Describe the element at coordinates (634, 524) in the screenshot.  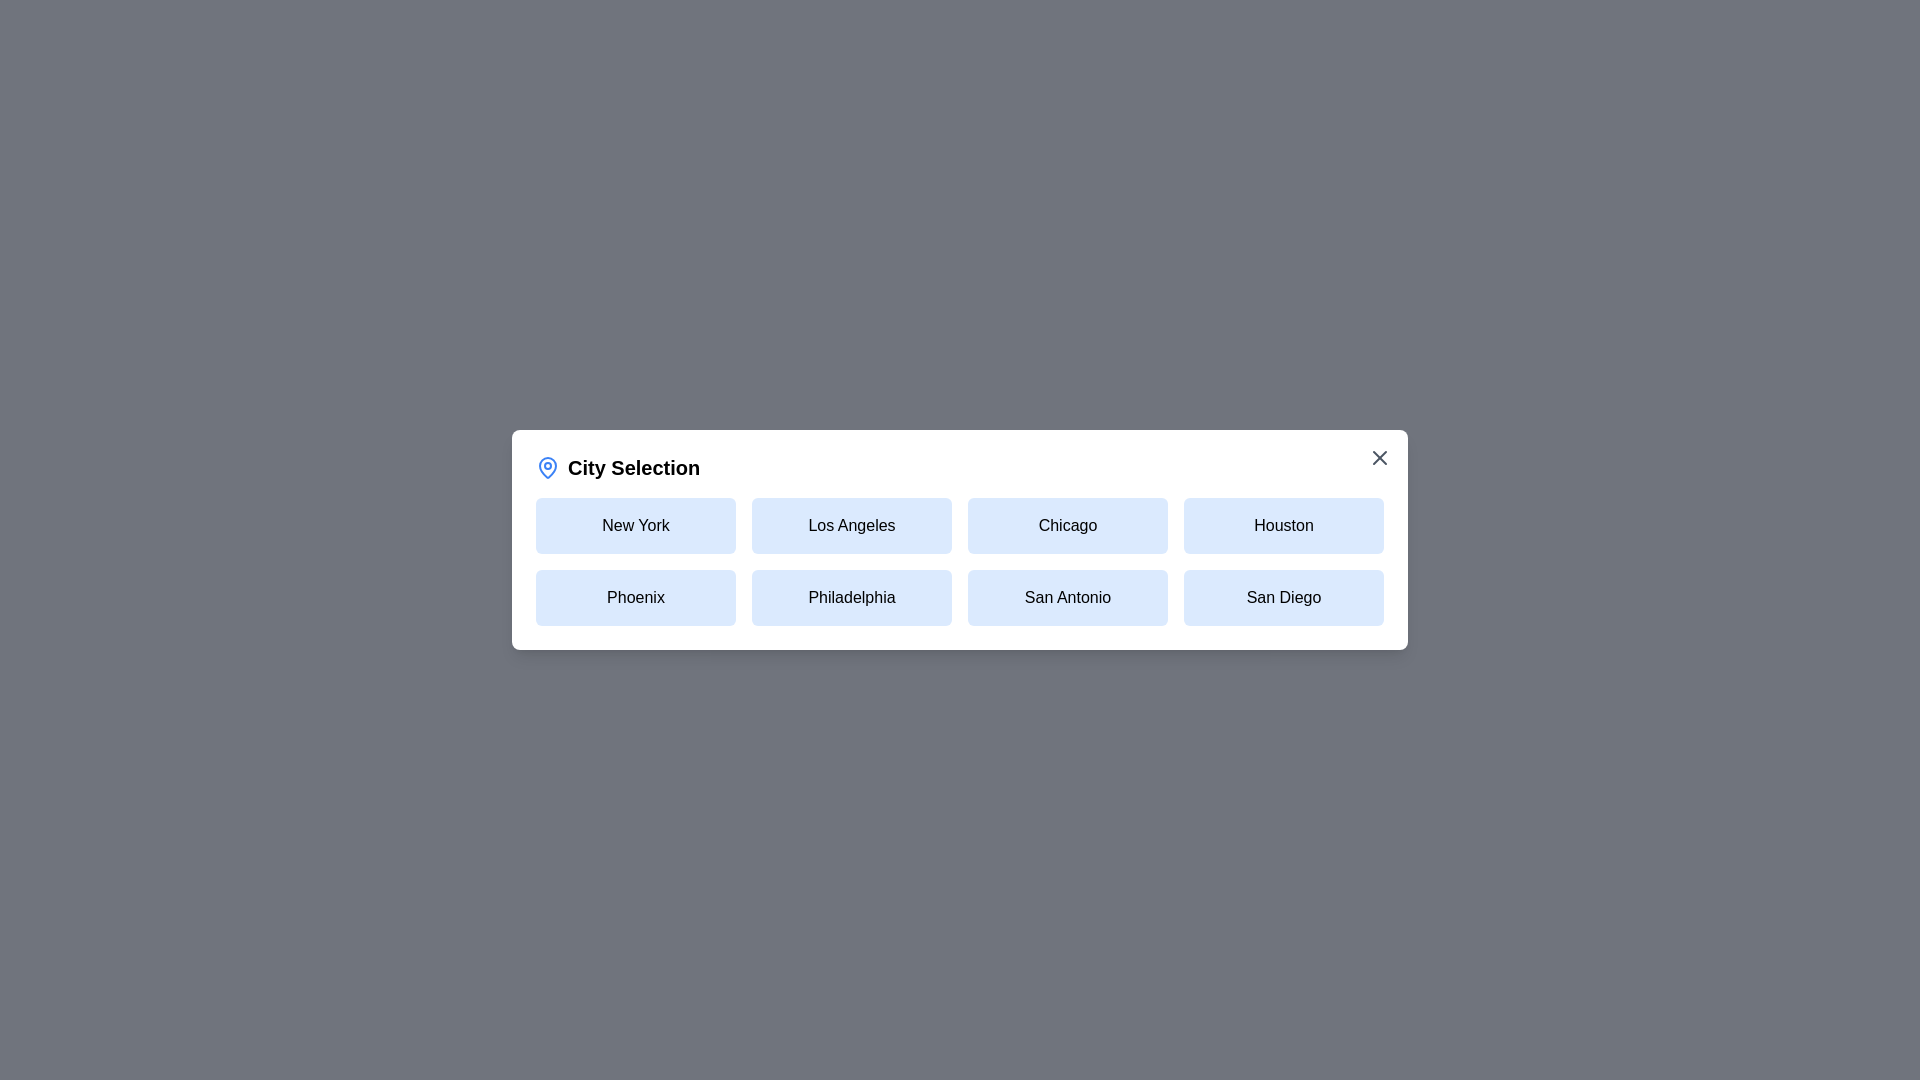
I see `the city New York by clicking on its button` at that location.